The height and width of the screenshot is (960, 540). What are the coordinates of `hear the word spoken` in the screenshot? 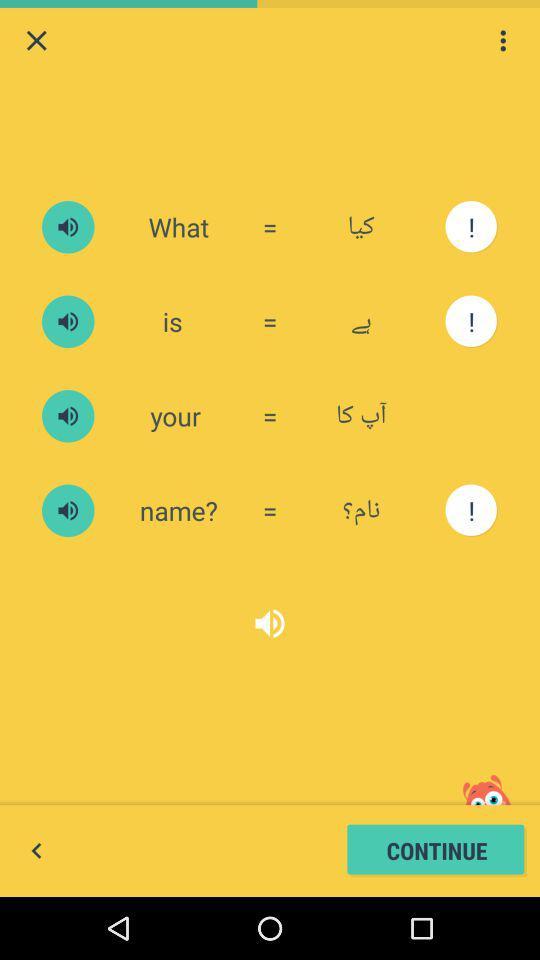 It's located at (67, 321).